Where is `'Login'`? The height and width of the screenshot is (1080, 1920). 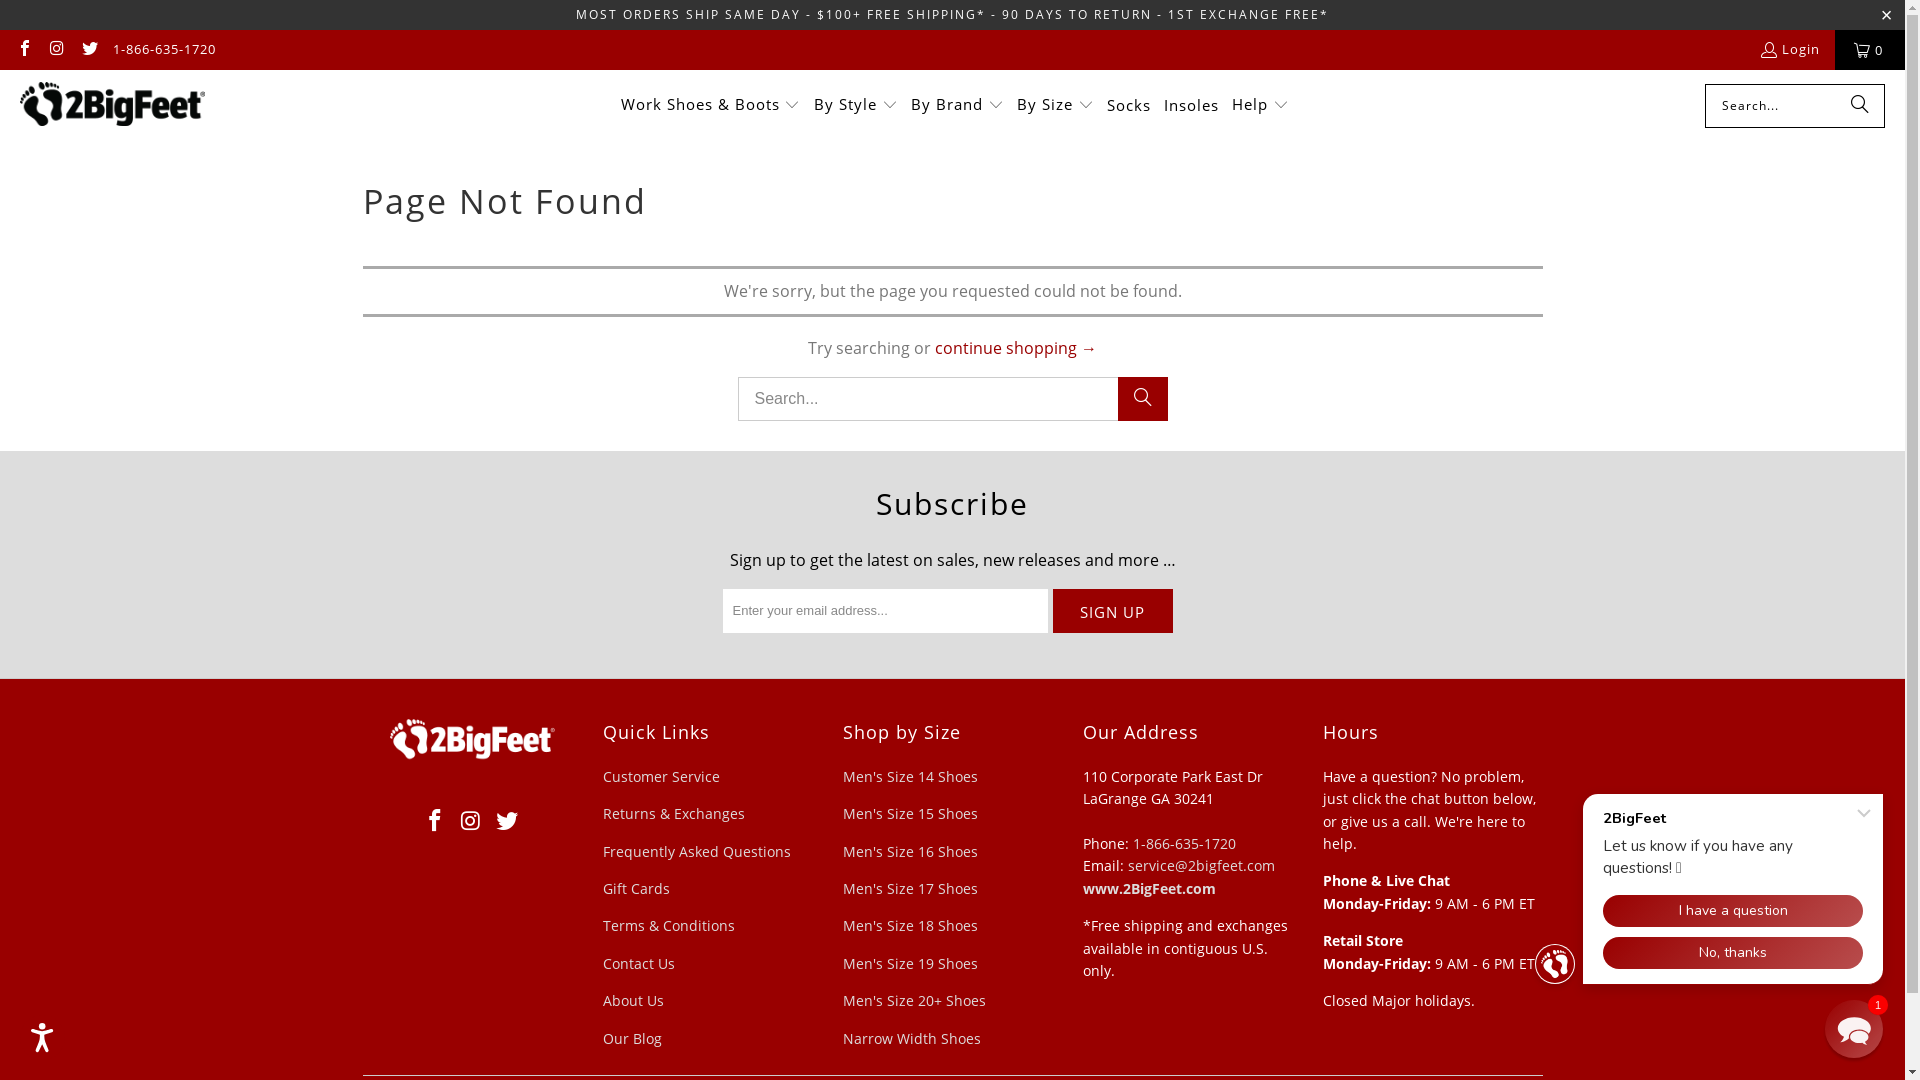 'Login' is located at coordinates (1789, 49).